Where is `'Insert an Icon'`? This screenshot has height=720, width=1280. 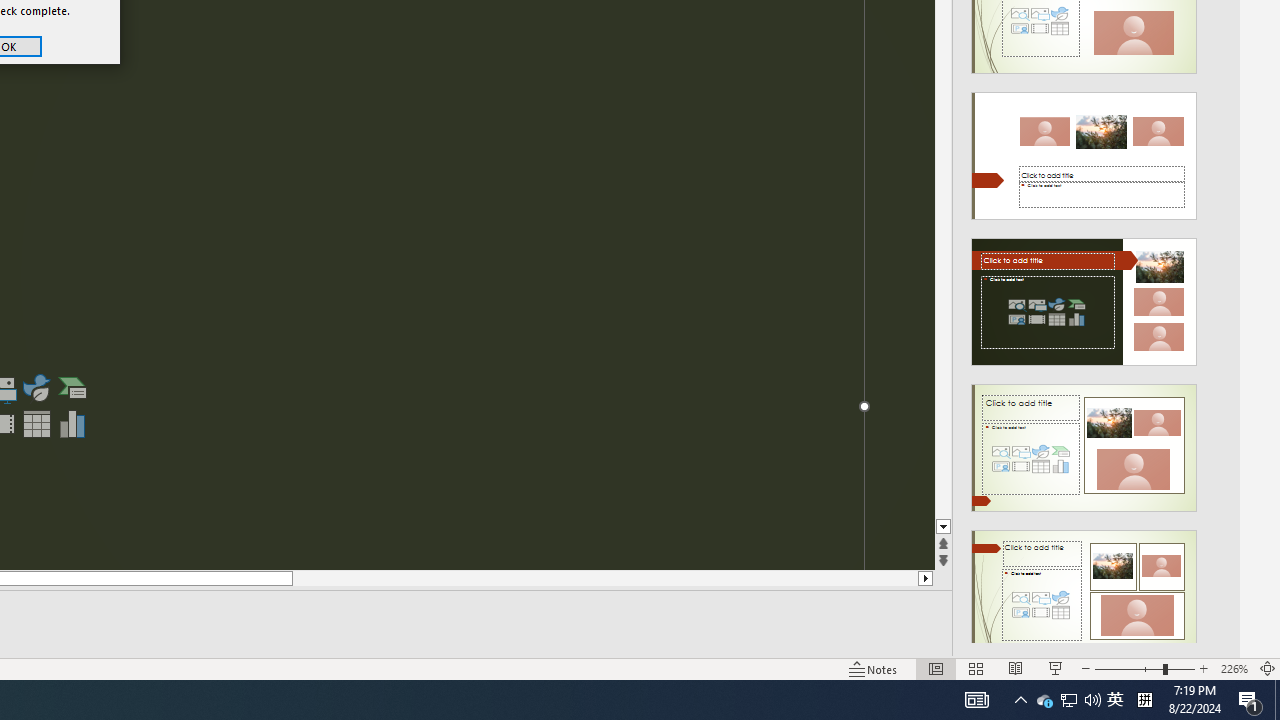 'Insert an Icon' is located at coordinates (36, 388).